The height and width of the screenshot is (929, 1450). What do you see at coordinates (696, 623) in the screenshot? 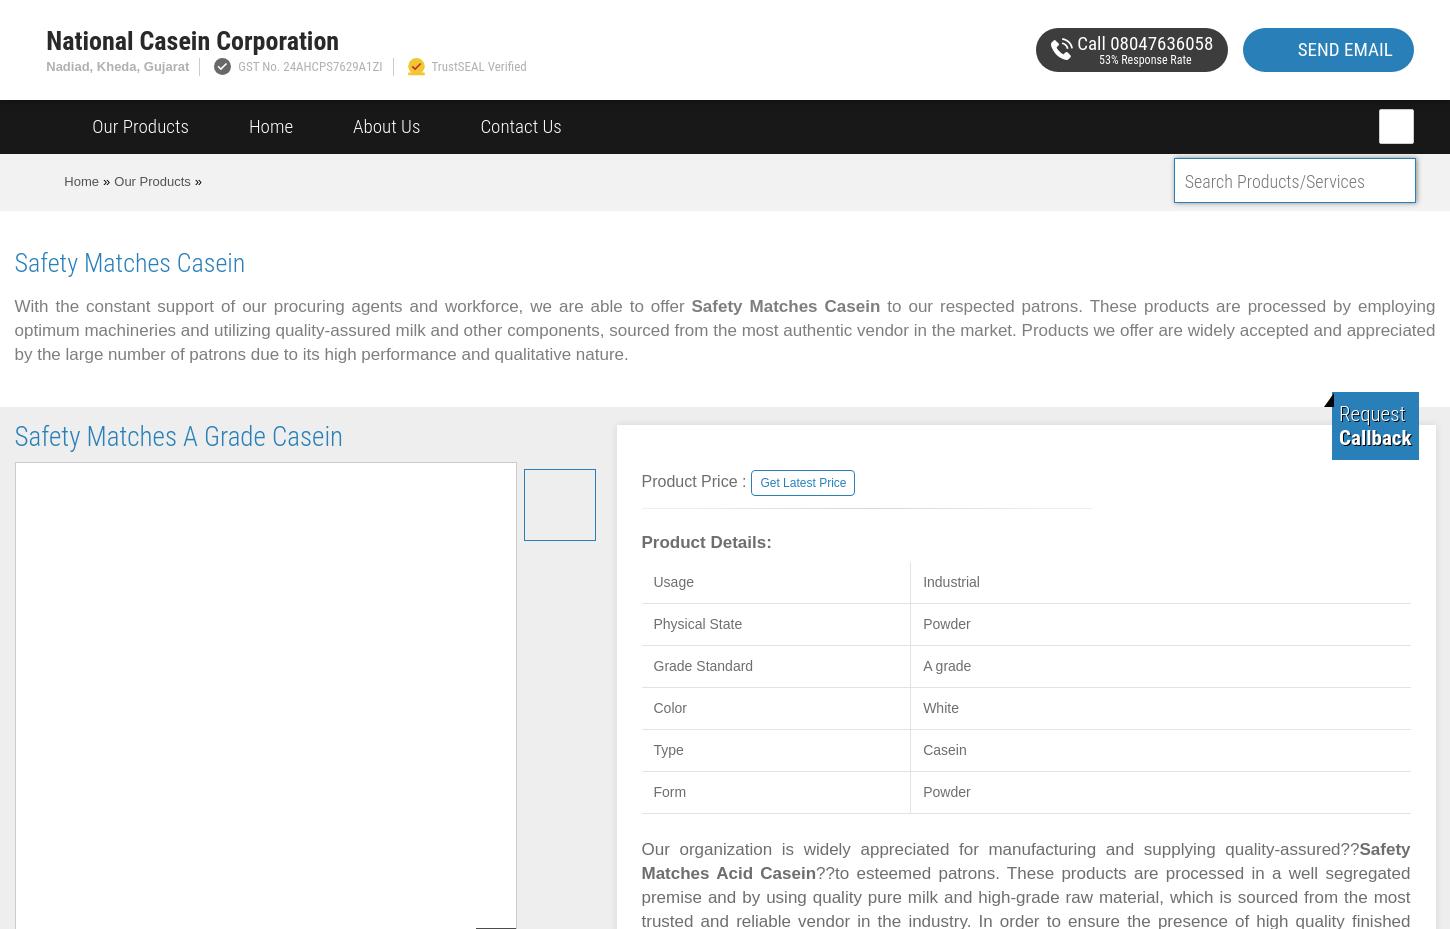
I see `'Physical State'` at bounding box center [696, 623].